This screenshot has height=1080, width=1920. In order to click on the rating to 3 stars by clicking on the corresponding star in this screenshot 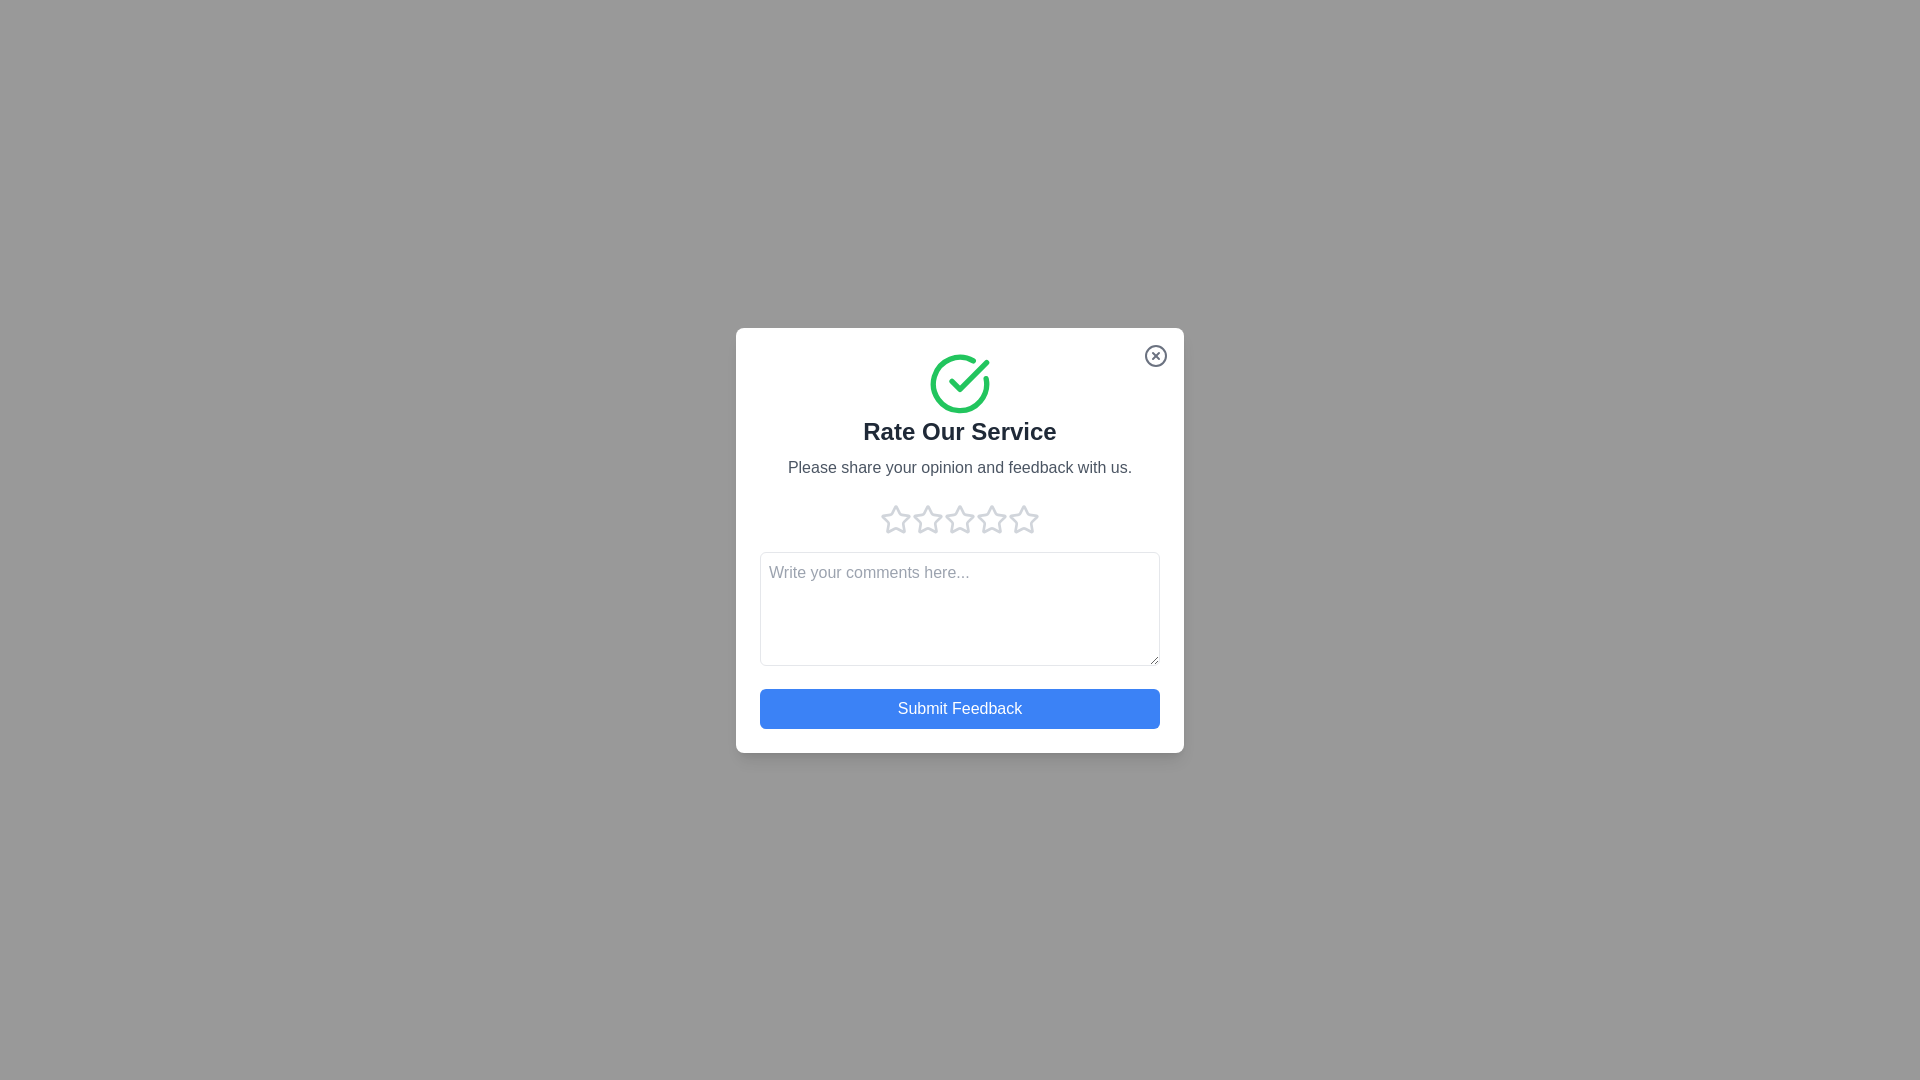, I will do `click(960, 518)`.